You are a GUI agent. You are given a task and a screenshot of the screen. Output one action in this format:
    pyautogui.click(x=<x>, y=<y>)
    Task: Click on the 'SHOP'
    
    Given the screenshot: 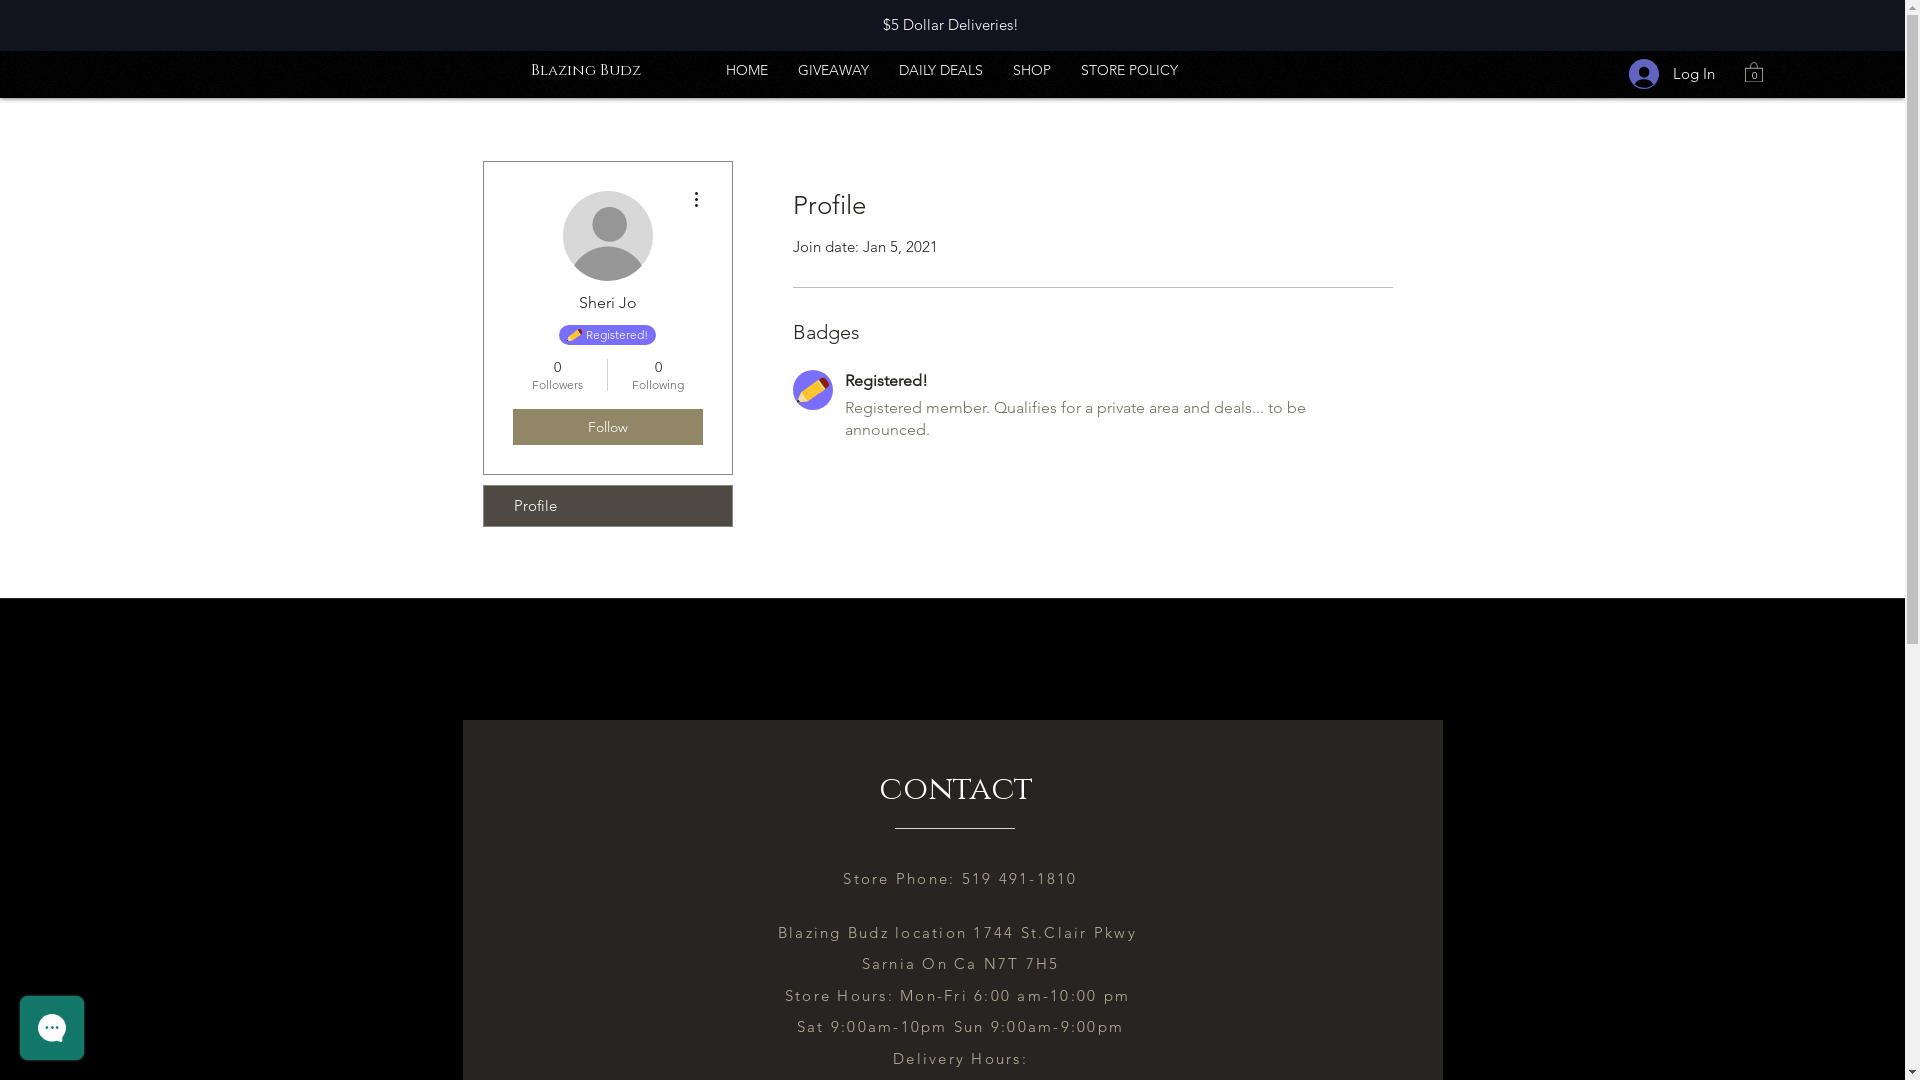 What is the action you would take?
    pyautogui.click(x=1032, y=68)
    